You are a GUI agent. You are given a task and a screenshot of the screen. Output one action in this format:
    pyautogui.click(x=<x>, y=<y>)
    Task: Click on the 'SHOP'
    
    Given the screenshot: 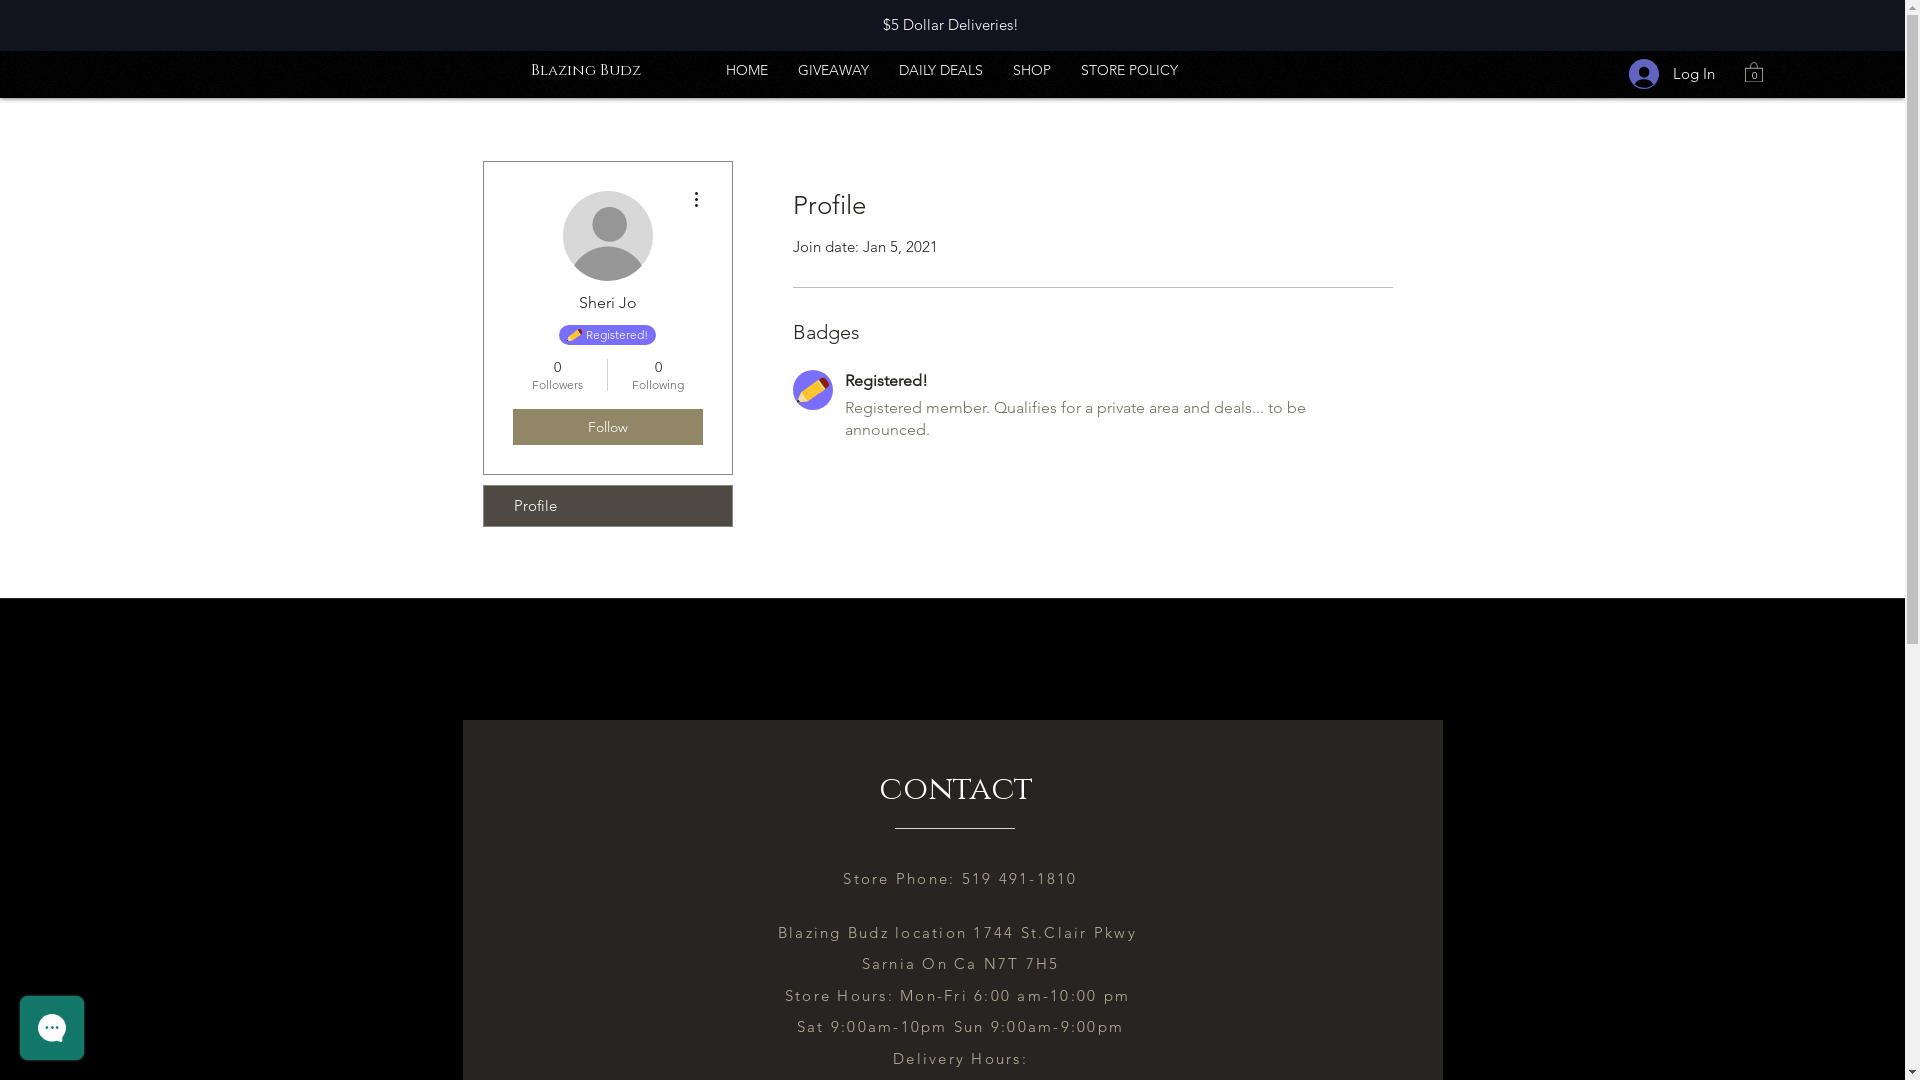 What is the action you would take?
    pyautogui.click(x=1032, y=68)
    